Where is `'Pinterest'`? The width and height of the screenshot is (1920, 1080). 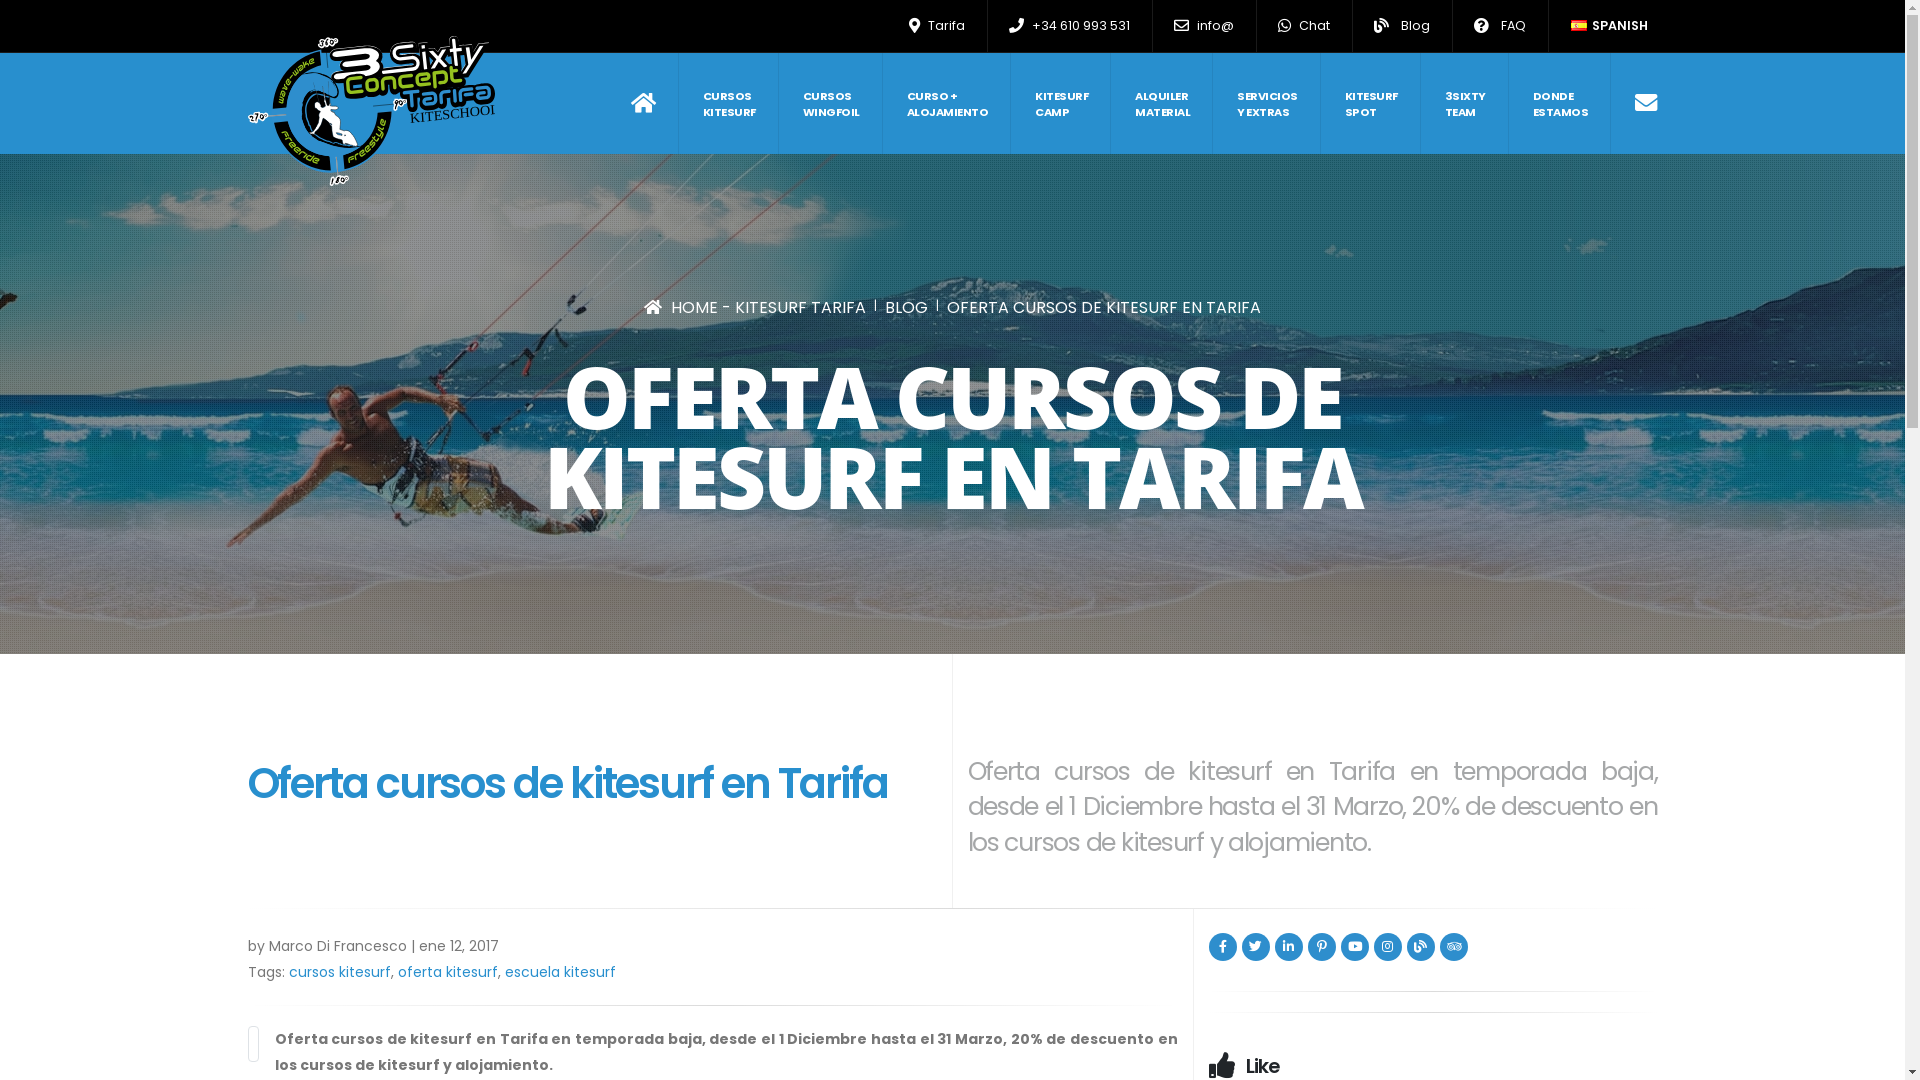
'Pinterest' is located at coordinates (1321, 946).